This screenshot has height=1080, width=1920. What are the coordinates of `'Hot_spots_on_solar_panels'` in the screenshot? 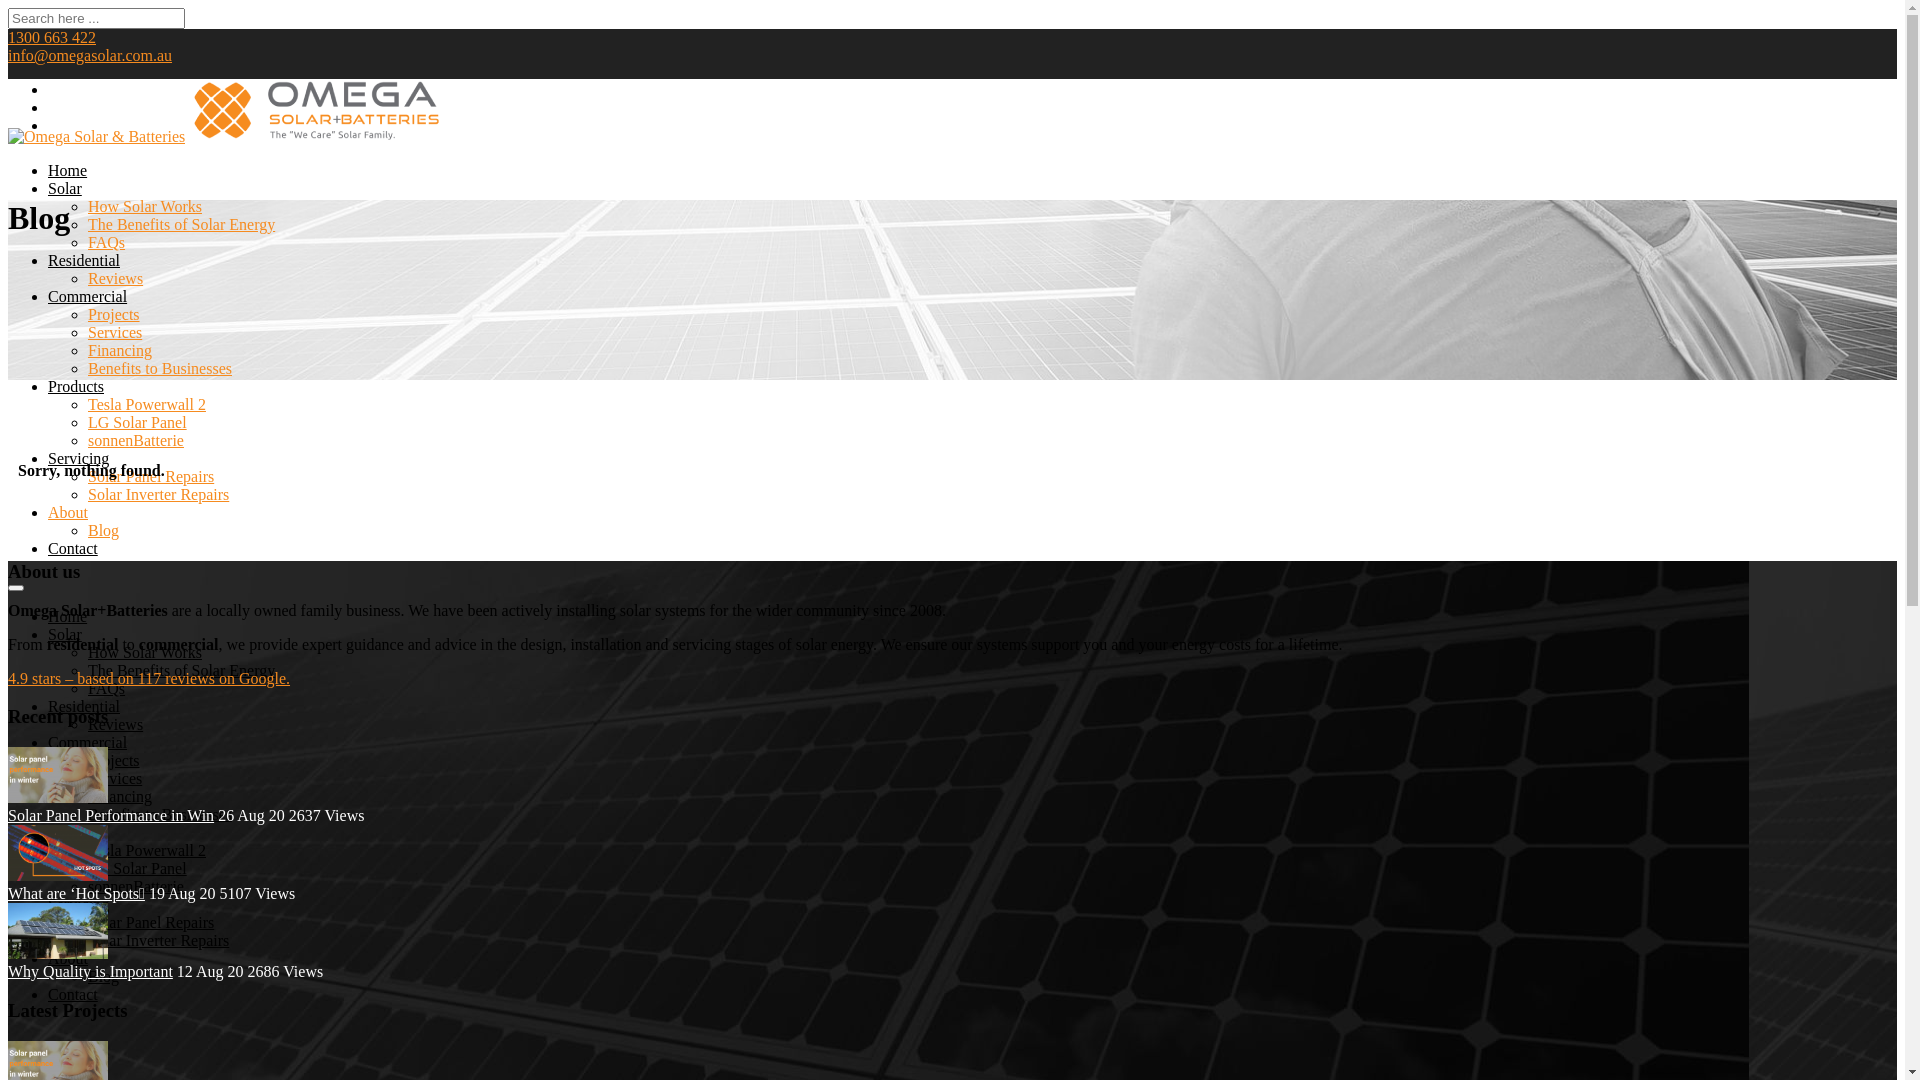 It's located at (57, 852).